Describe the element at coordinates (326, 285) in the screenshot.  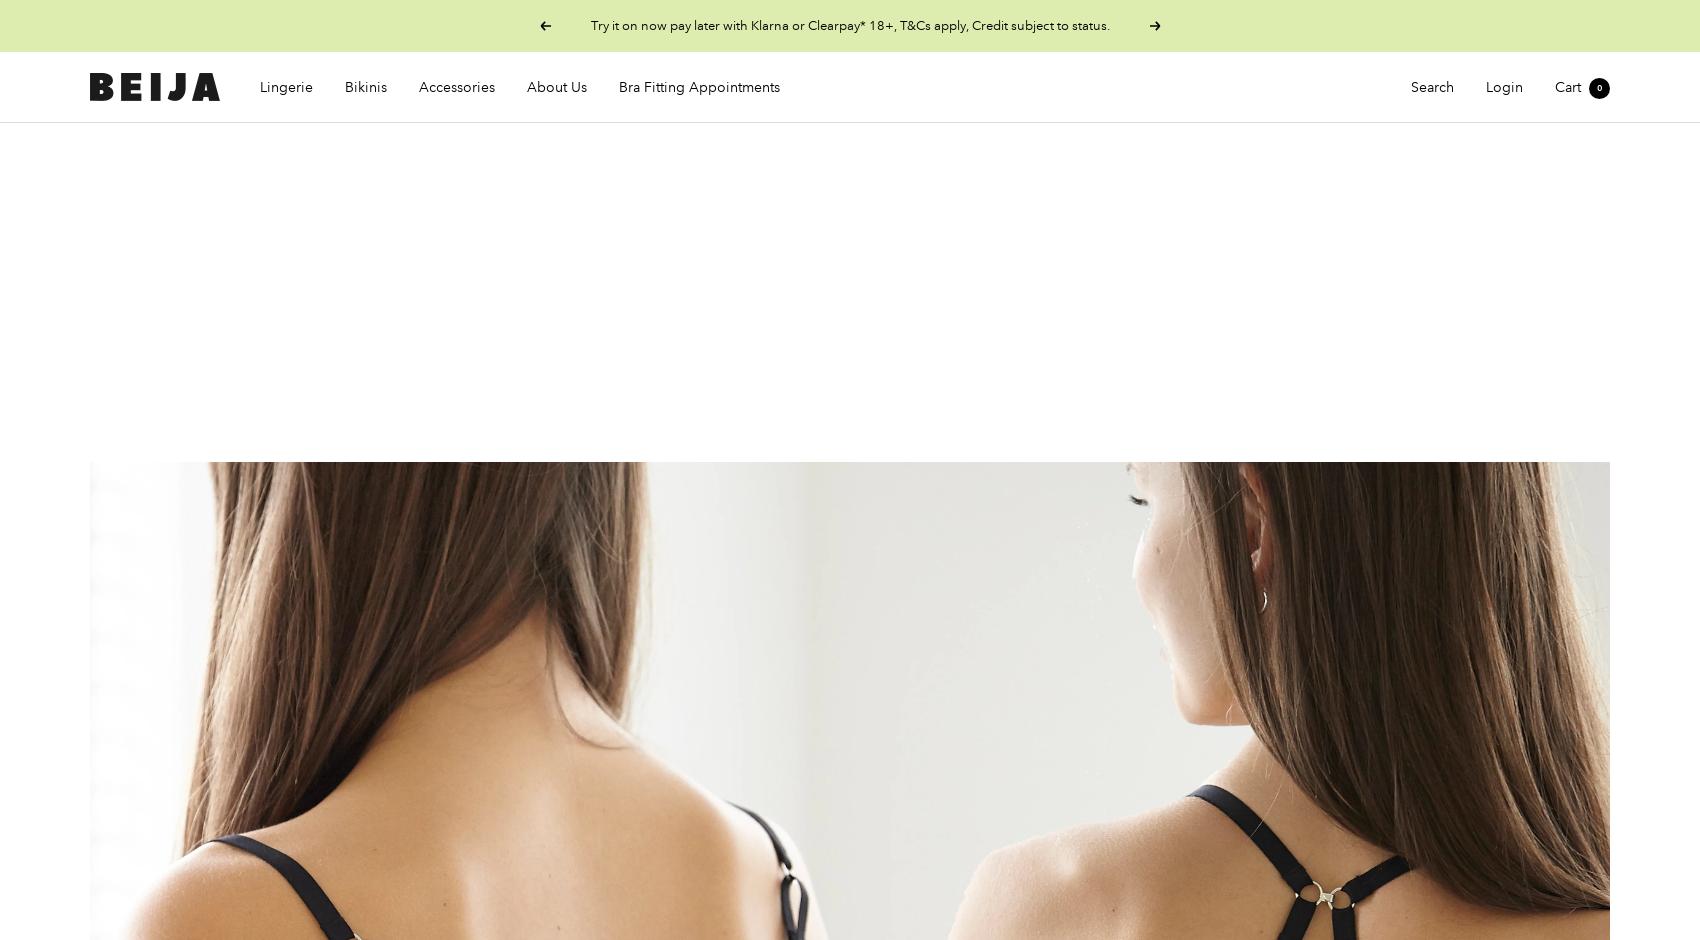
I see `'Z Bikini for DD-H CUPS'` at that location.